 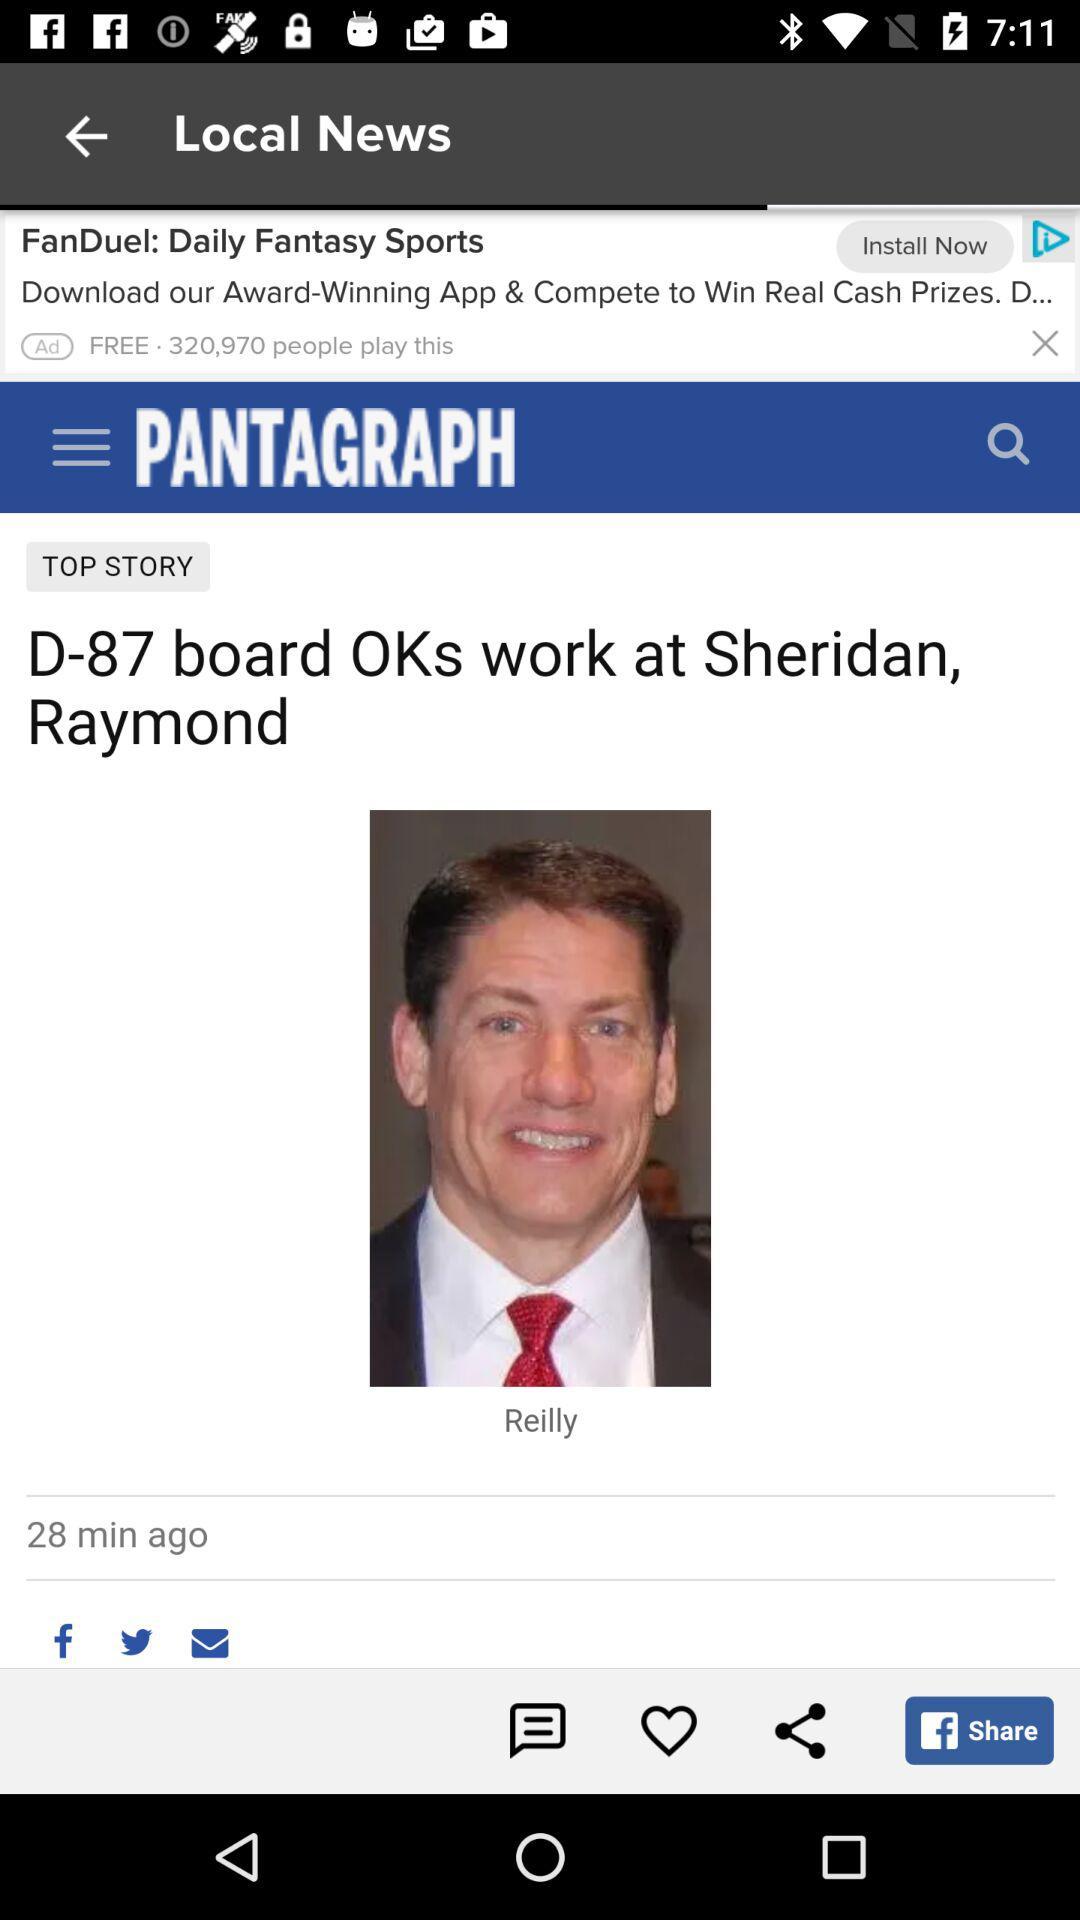 What do you see at coordinates (798, 1730) in the screenshot?
I see `share pantagraph` at bounding box center [798, 1730].